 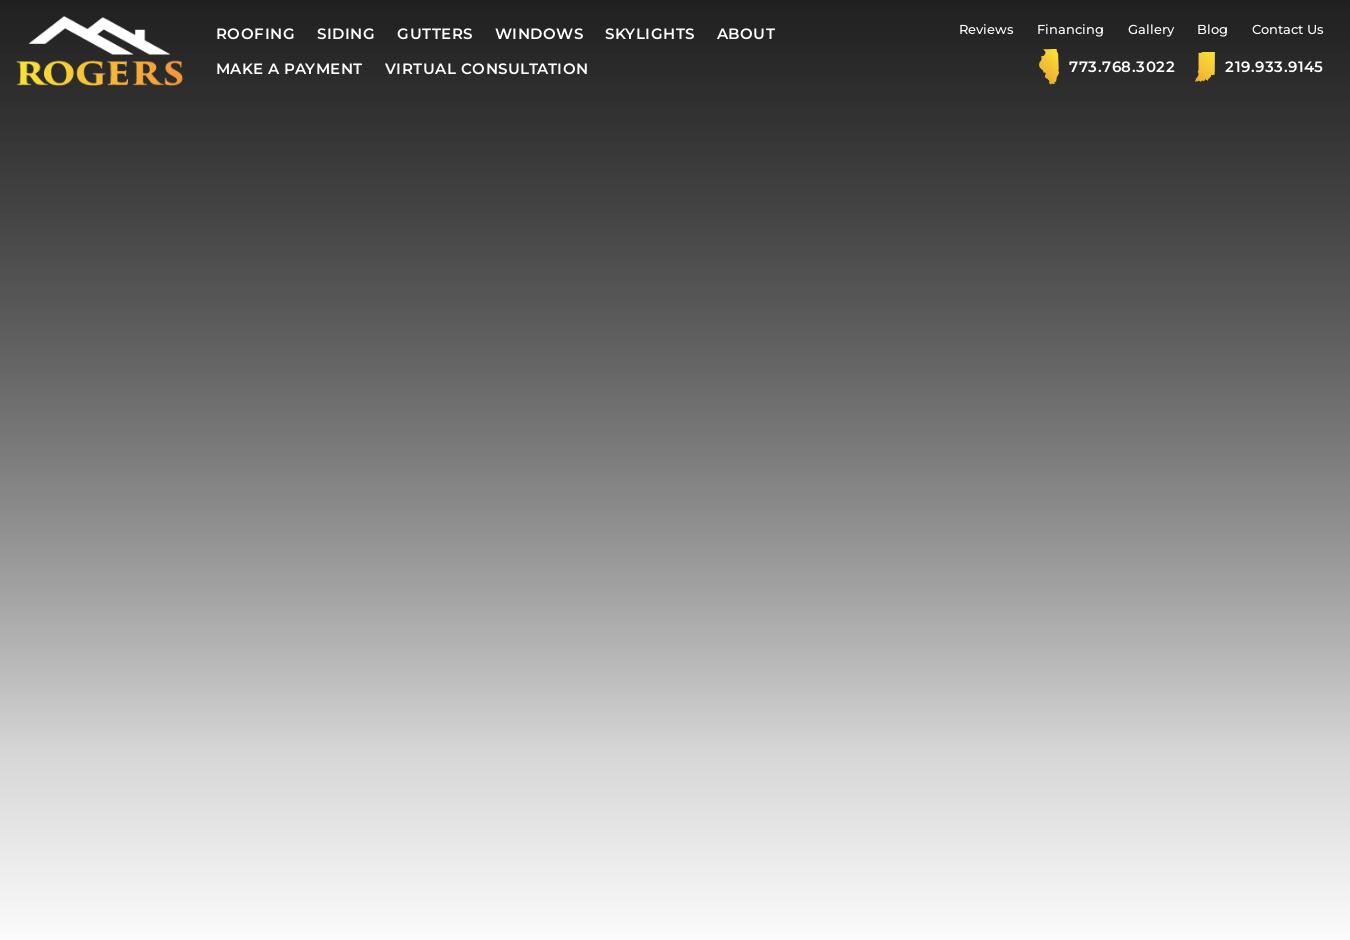 What do you see at coordinates (254, 33) in the screenshot?
I see `'Roofing'` at bounding box center [254, 33].